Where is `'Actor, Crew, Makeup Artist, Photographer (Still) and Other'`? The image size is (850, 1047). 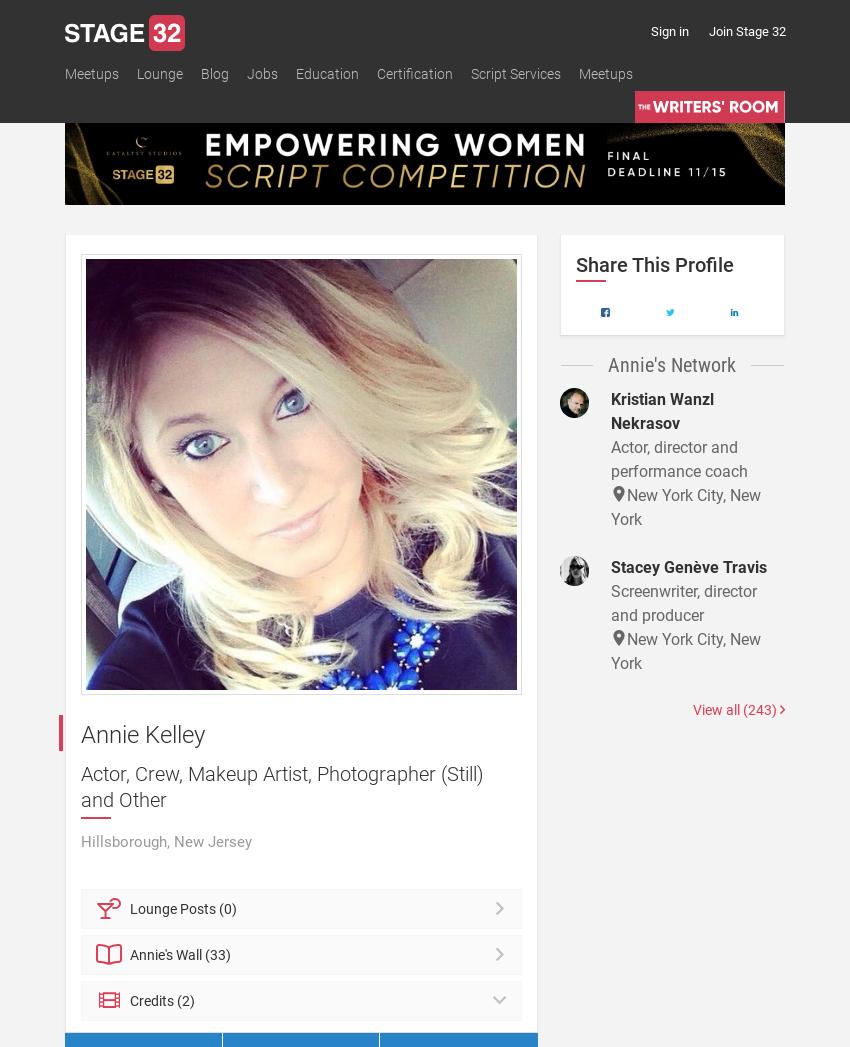 'Actor, Crew, Makeup Artist, Photographer (Still) and Other' is located at coordinates (281, 784).